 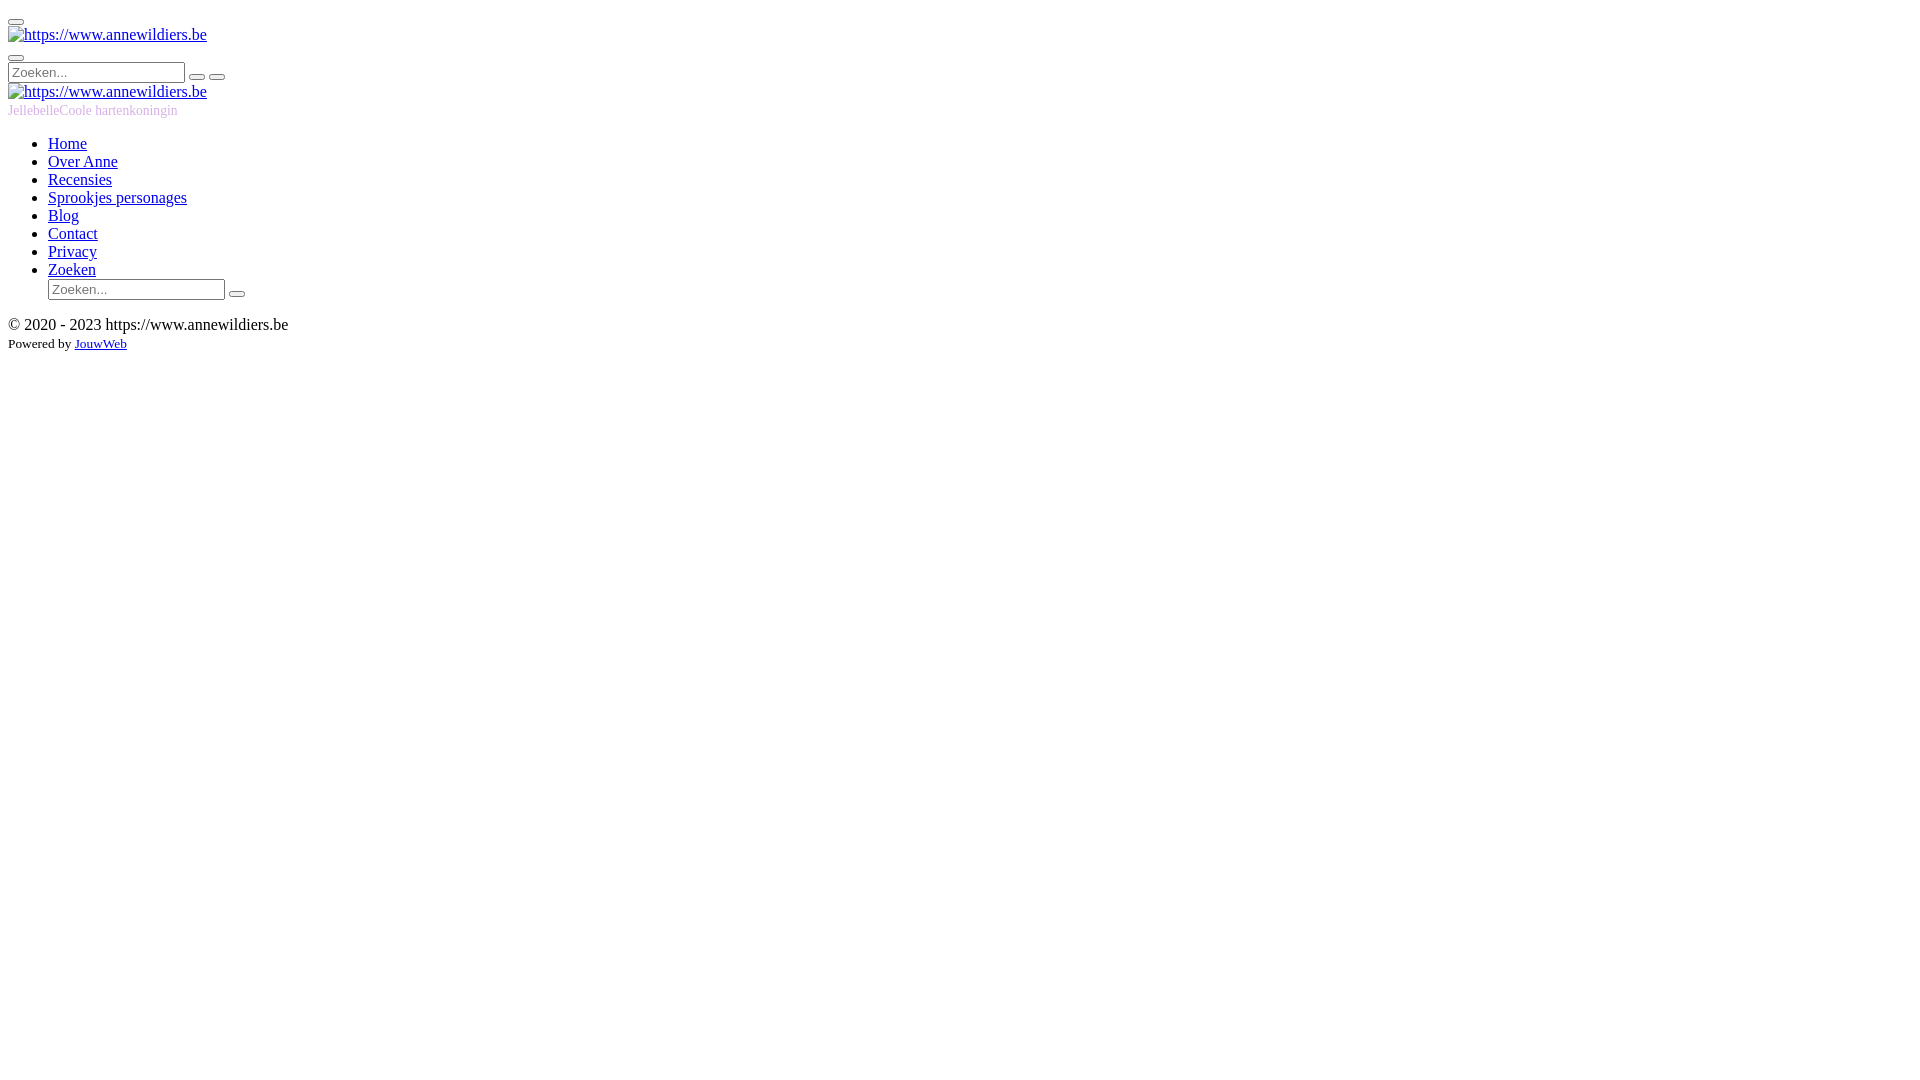 I want to click on 'Zoeken', so click(x=72, y=268).